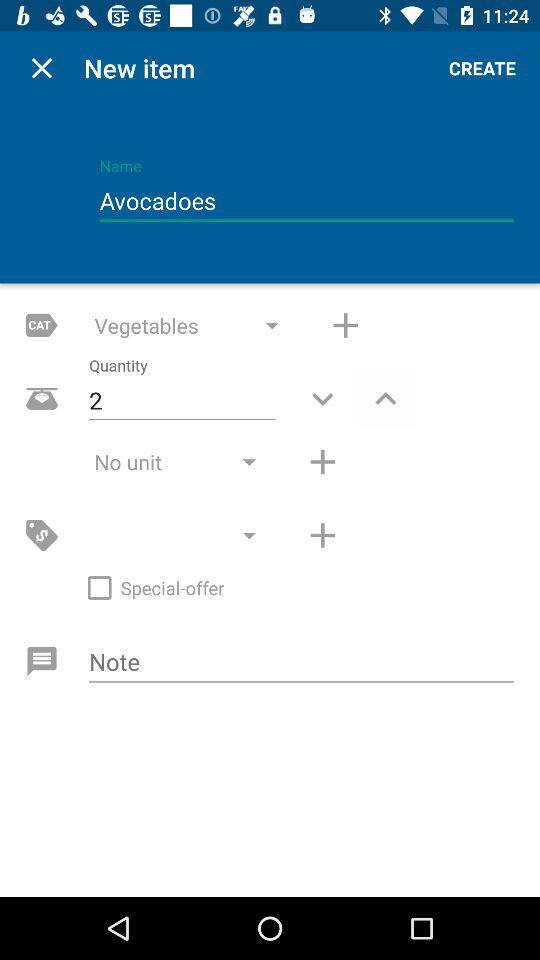 The height and width of the screenshot is (960, 540). I want to click on apps, so click(344, 325).